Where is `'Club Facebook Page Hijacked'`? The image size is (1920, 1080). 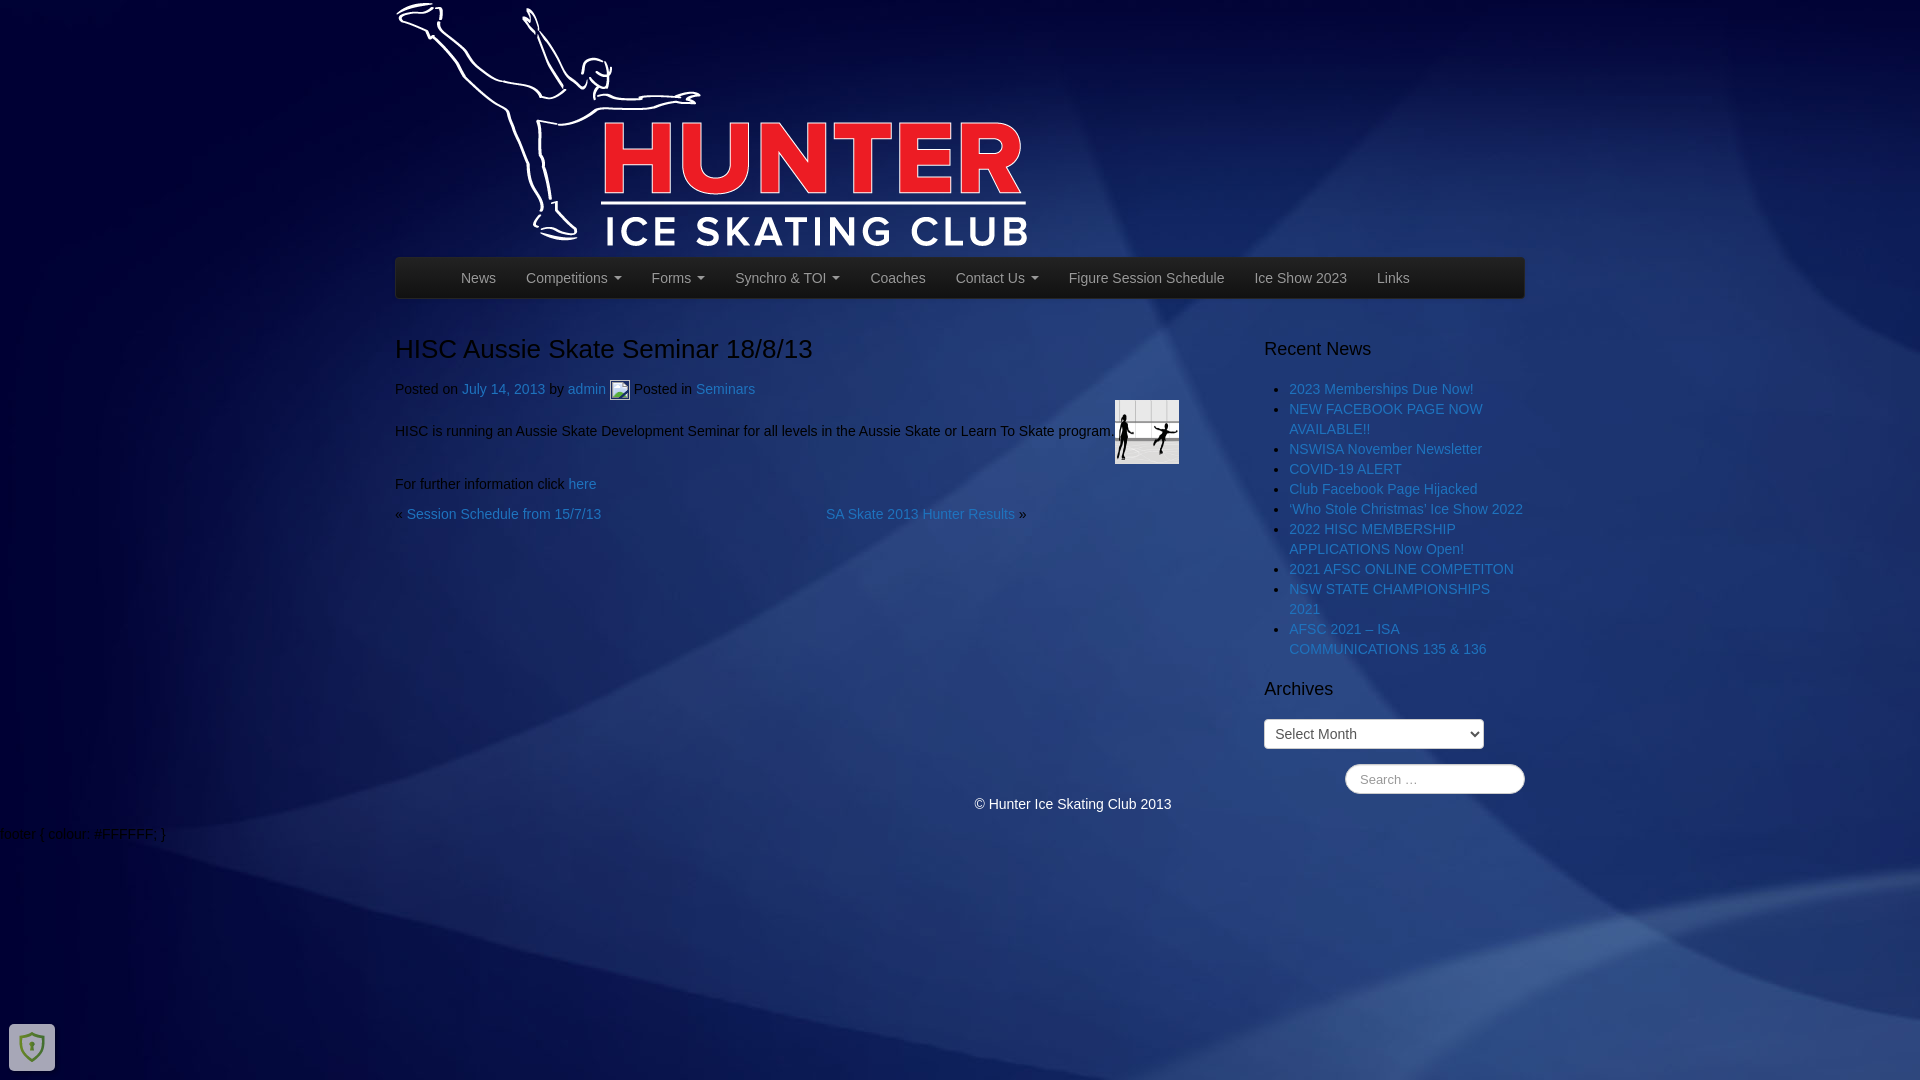 'Club Facebook Page Hijacked' is located at coordinates (1381, 489).